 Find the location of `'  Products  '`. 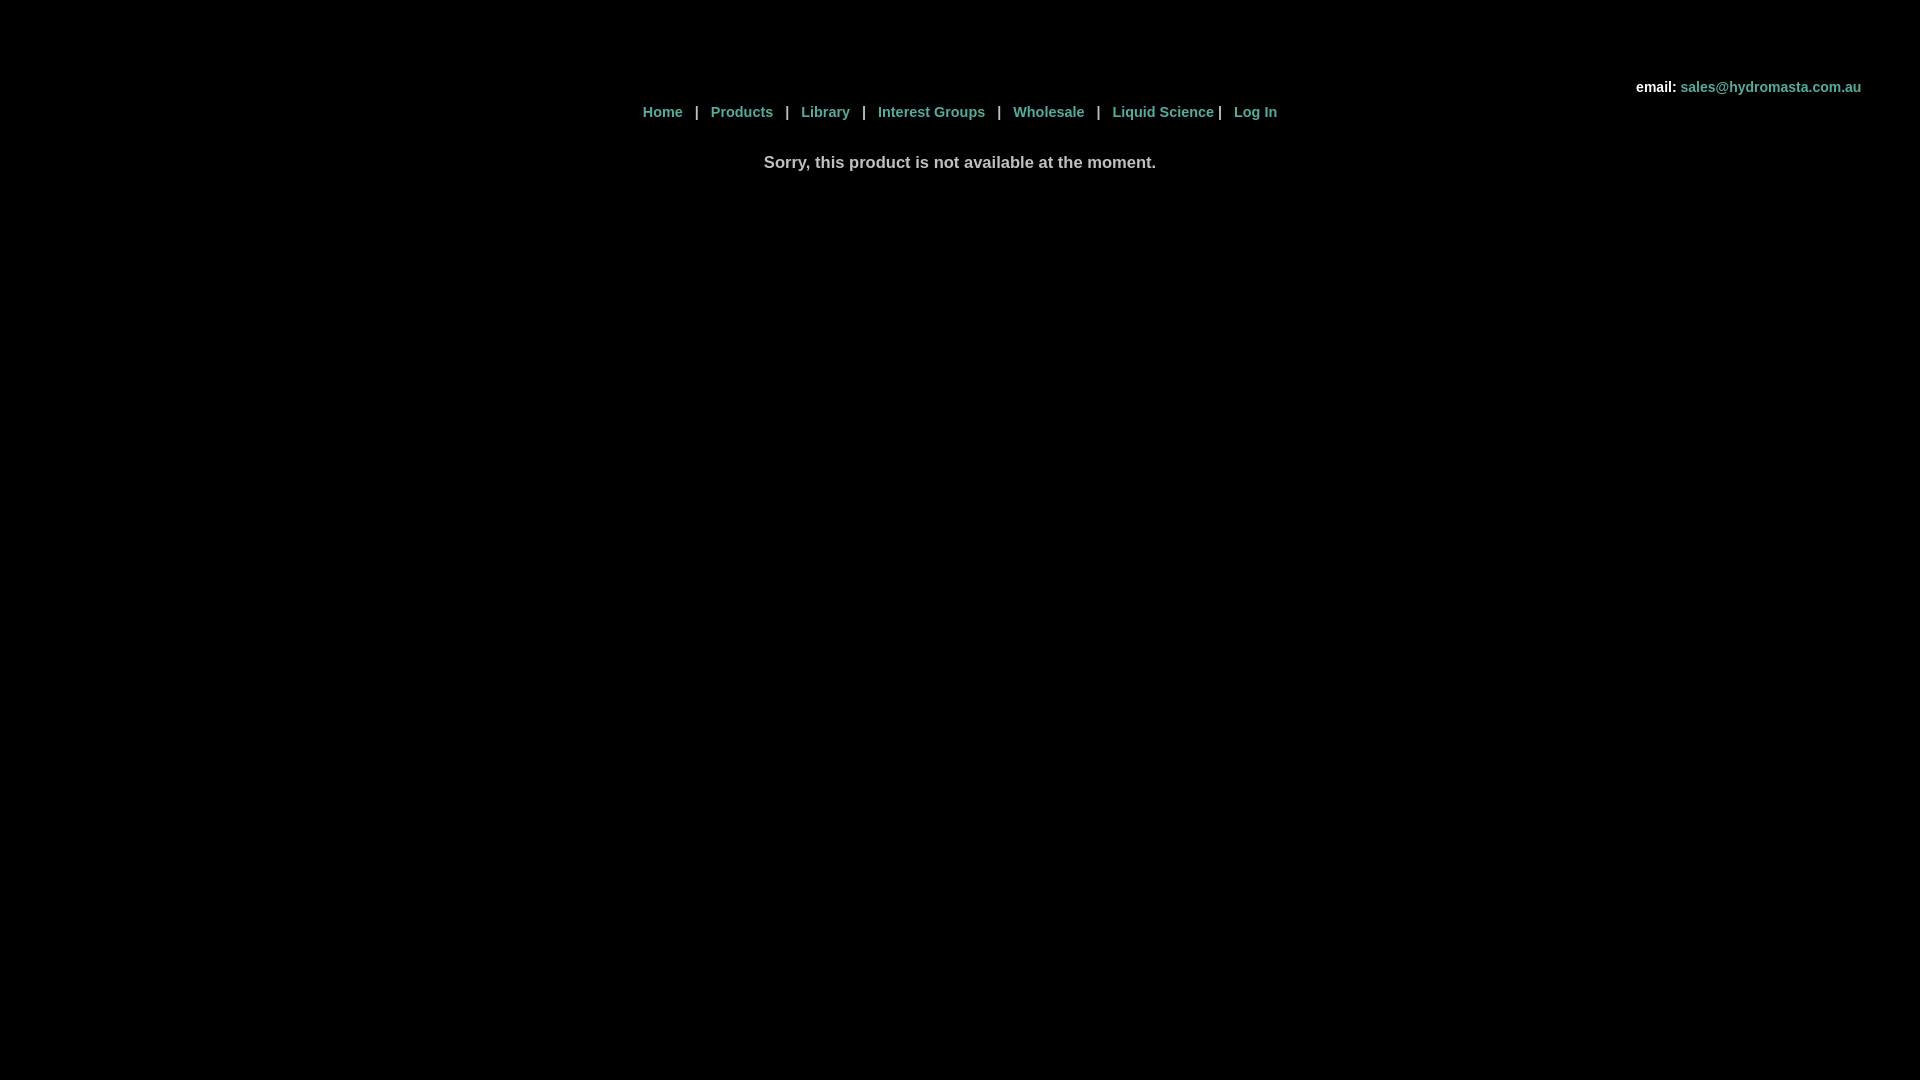

'  Products  ' is located at coordinates (743, 111).